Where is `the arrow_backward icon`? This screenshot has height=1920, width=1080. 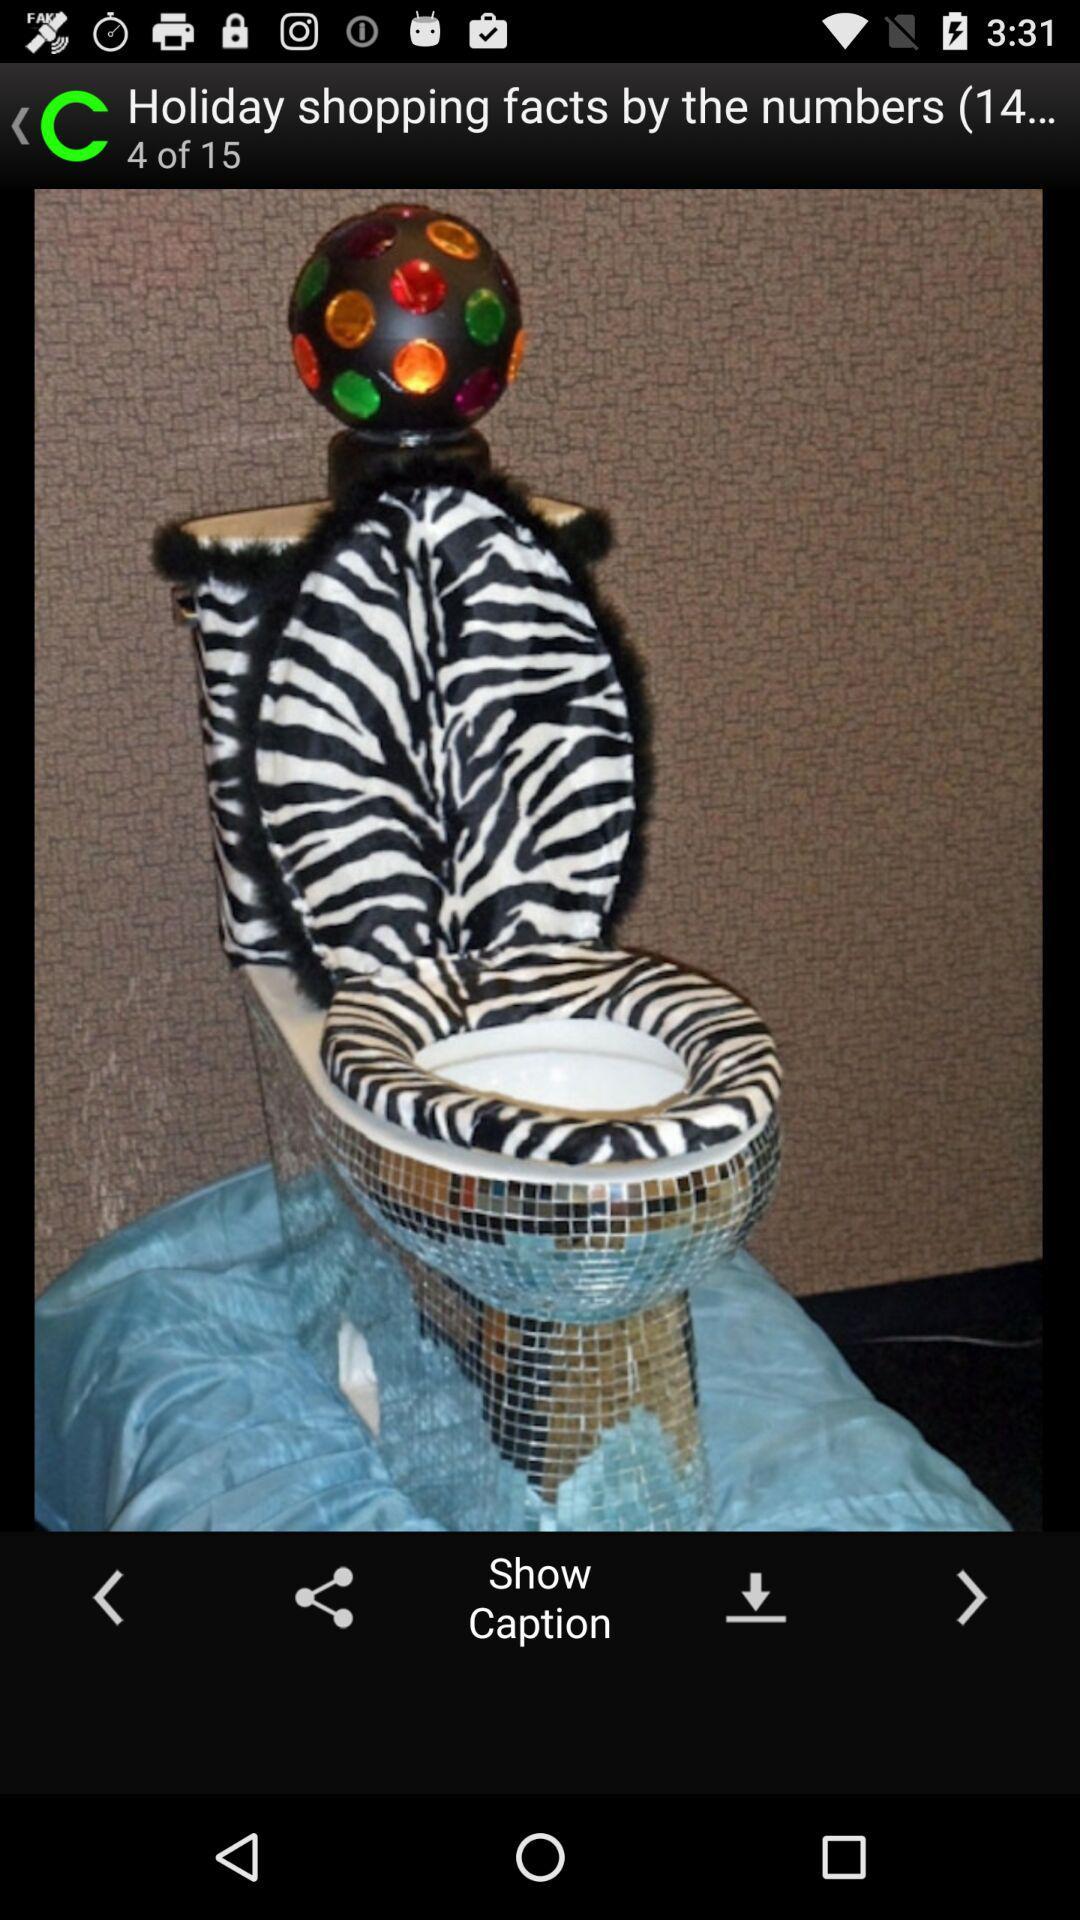 the arrow_backward icon is located at coordinates (108, 1708).